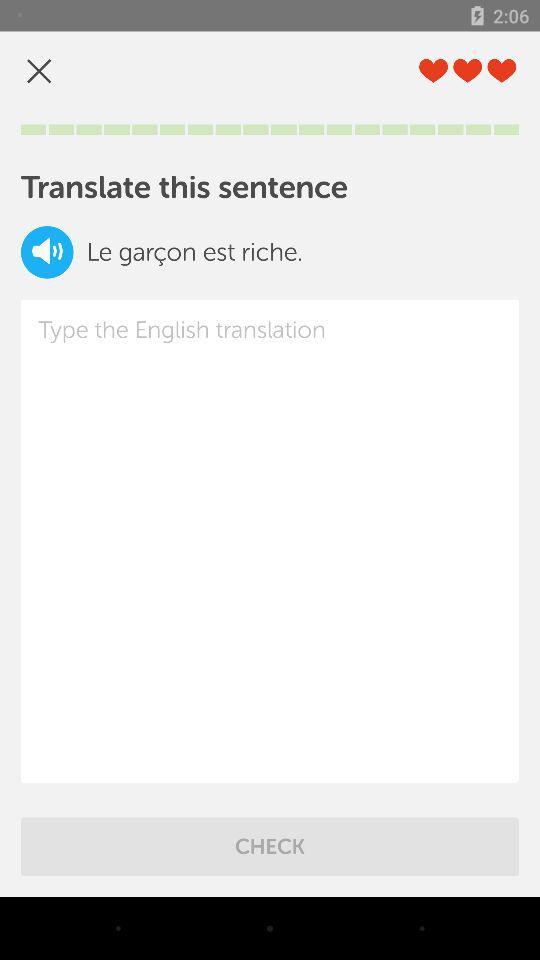 This screenshot has width=540, height=960. Describe the element at coordinates (270, 541) in the screenshot. I see `item at the center` at that location.